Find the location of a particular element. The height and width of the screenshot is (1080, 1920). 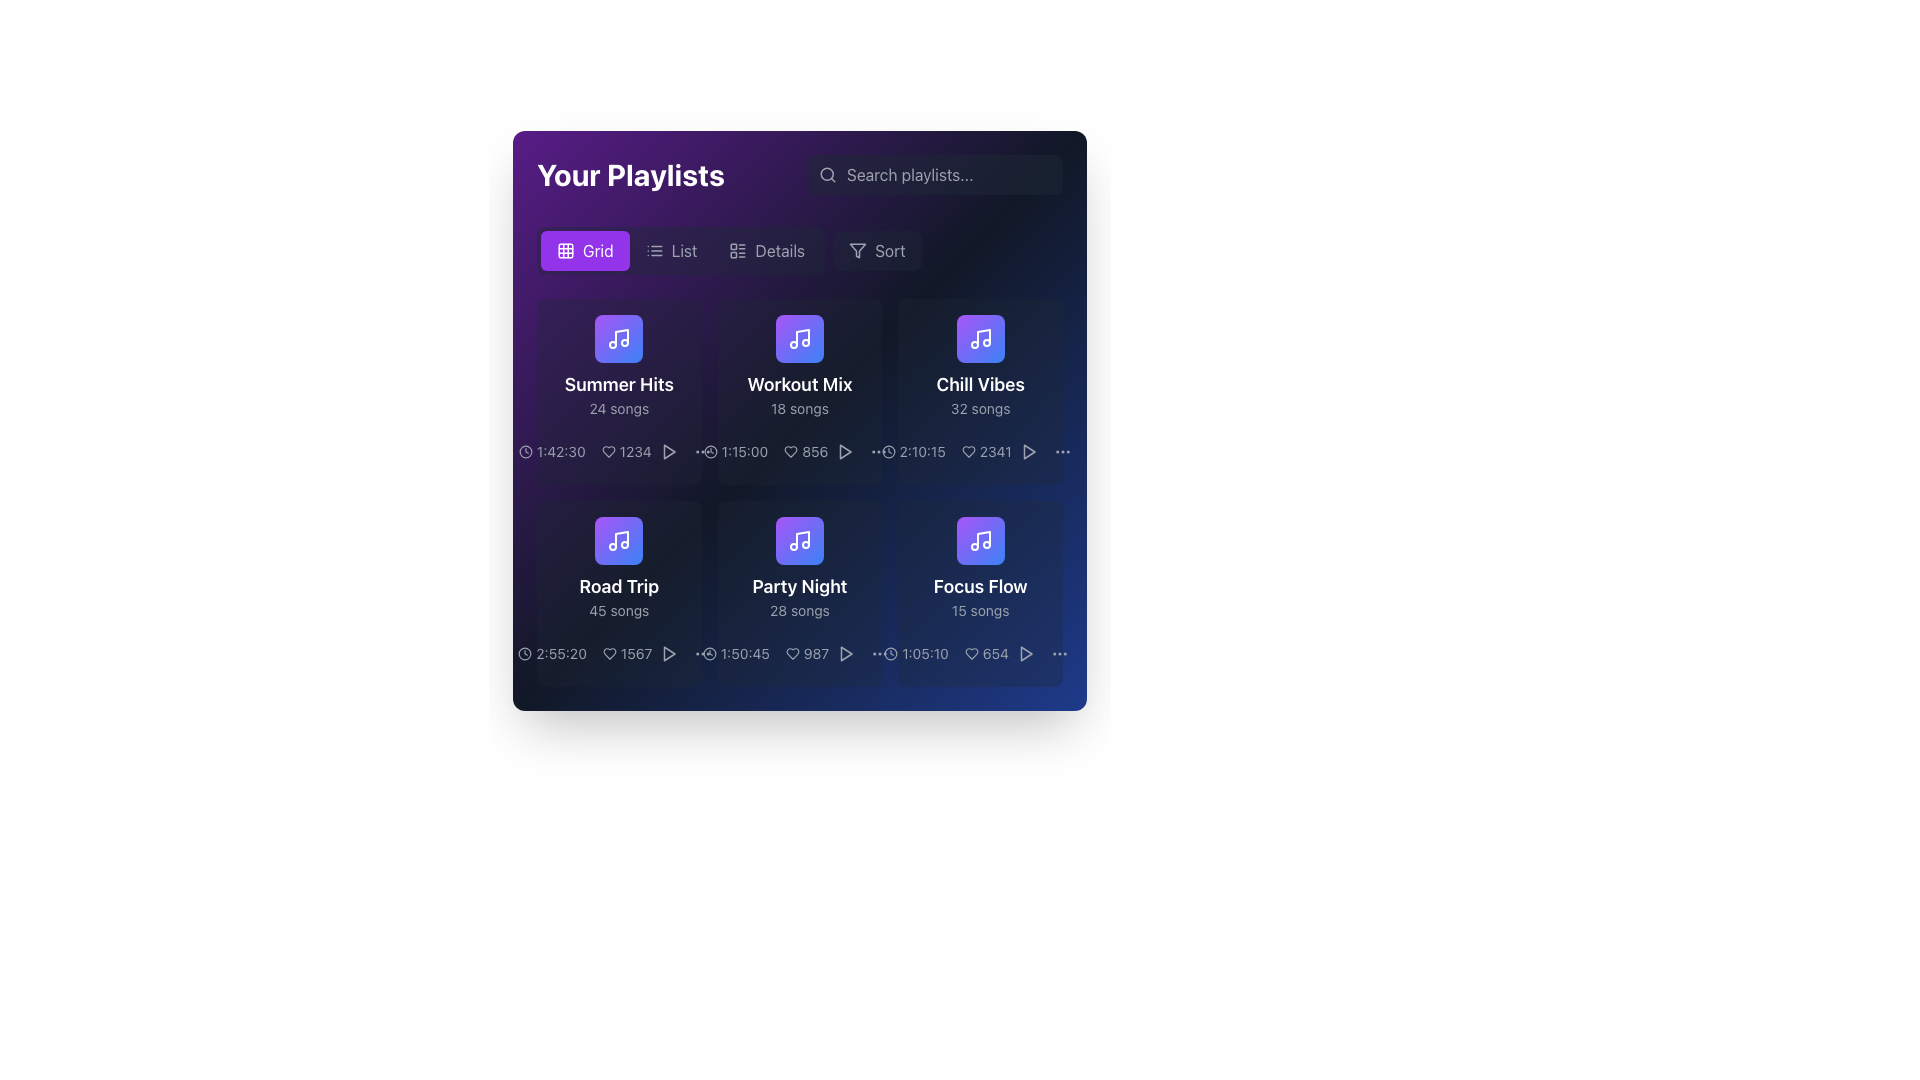

the button located in the second row, third column of the 3x2 grid layout, which is associated with the 'Party Night' playlist is located at coordinates (800, 540).